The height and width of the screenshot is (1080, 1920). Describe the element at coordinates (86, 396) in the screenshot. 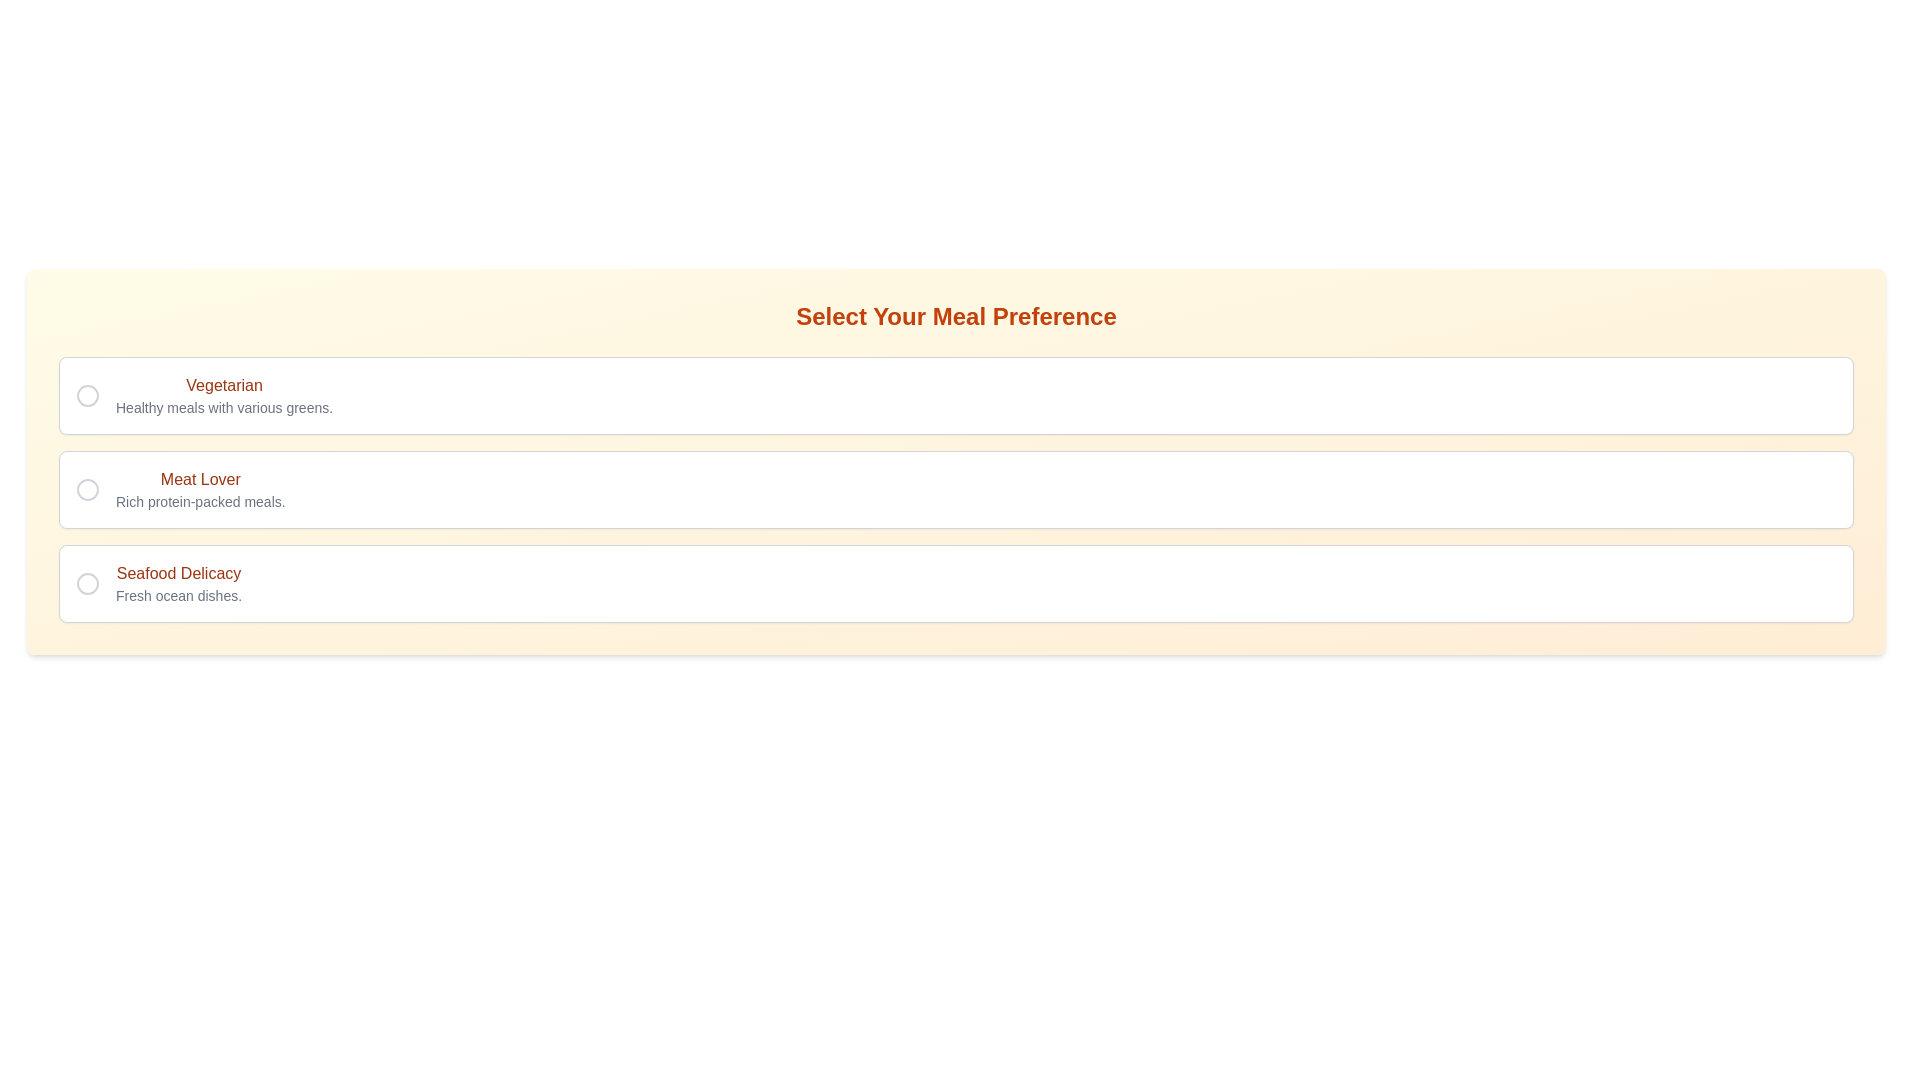

I see `the circular SVG element representing the 'Vegetarian' option in the radio button group` at that location.